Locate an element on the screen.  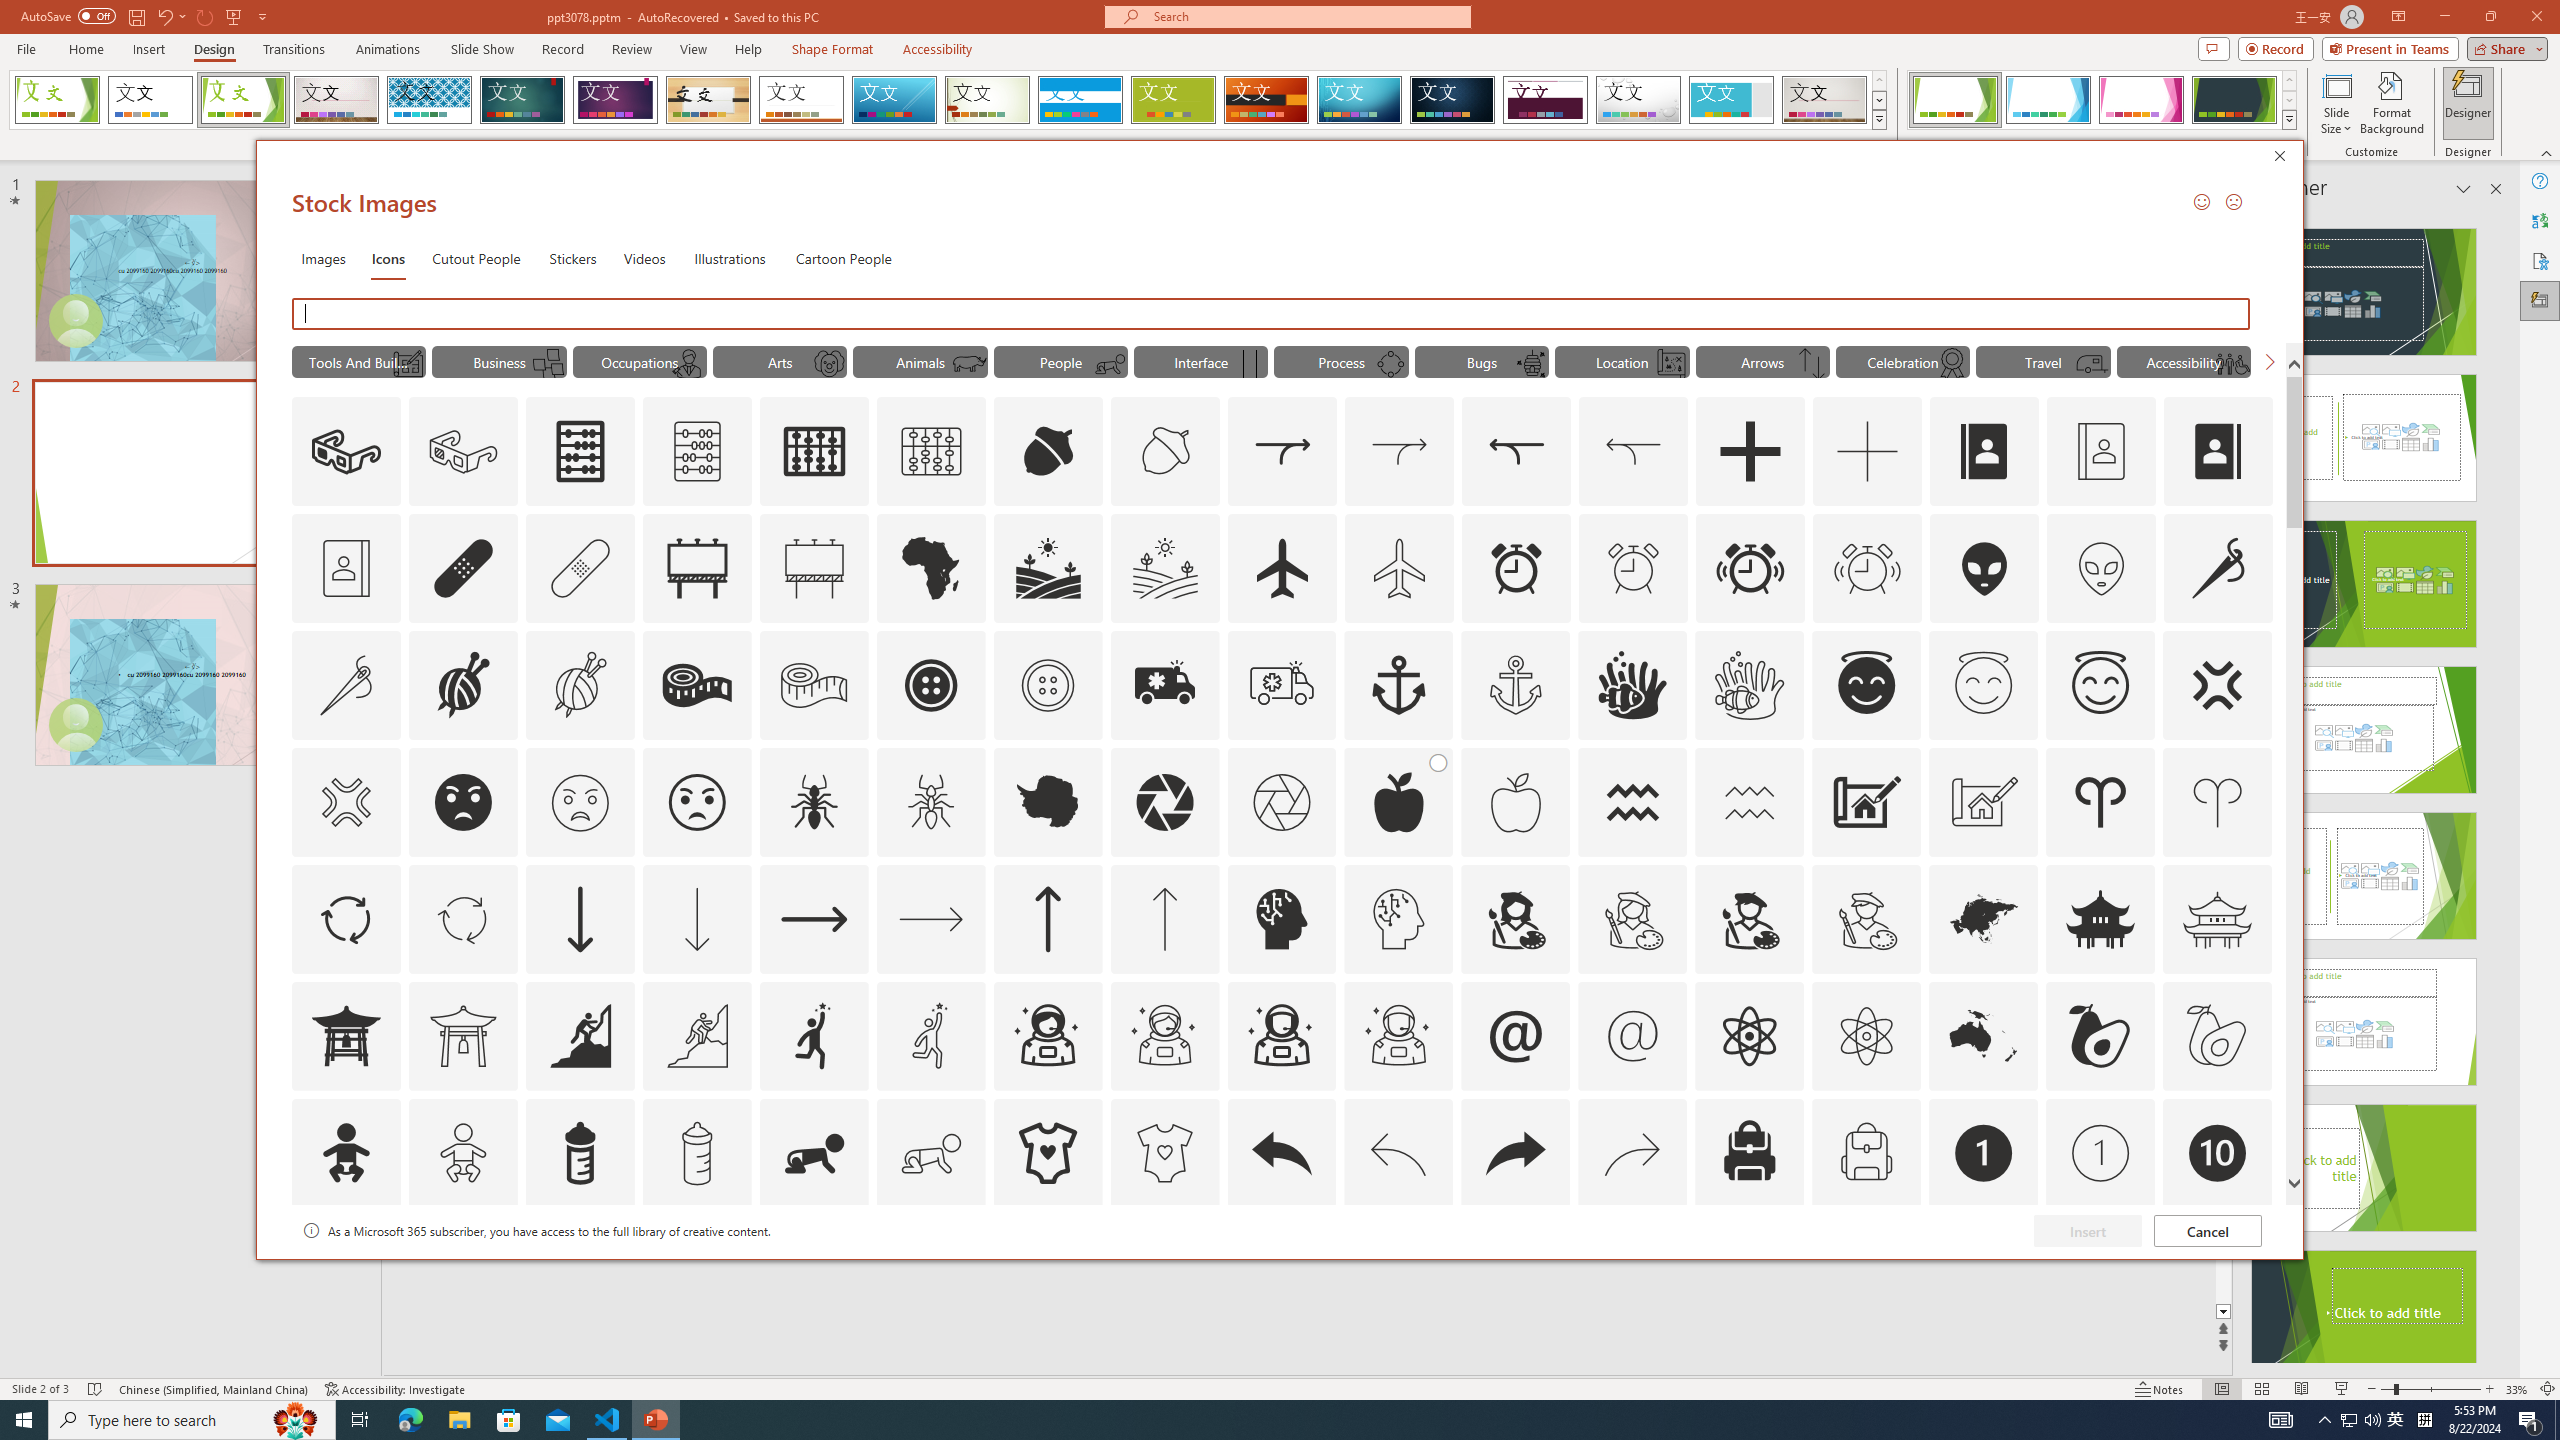
'AutomationID: Icons_Acorn' is located at coordinates (1048, 451).